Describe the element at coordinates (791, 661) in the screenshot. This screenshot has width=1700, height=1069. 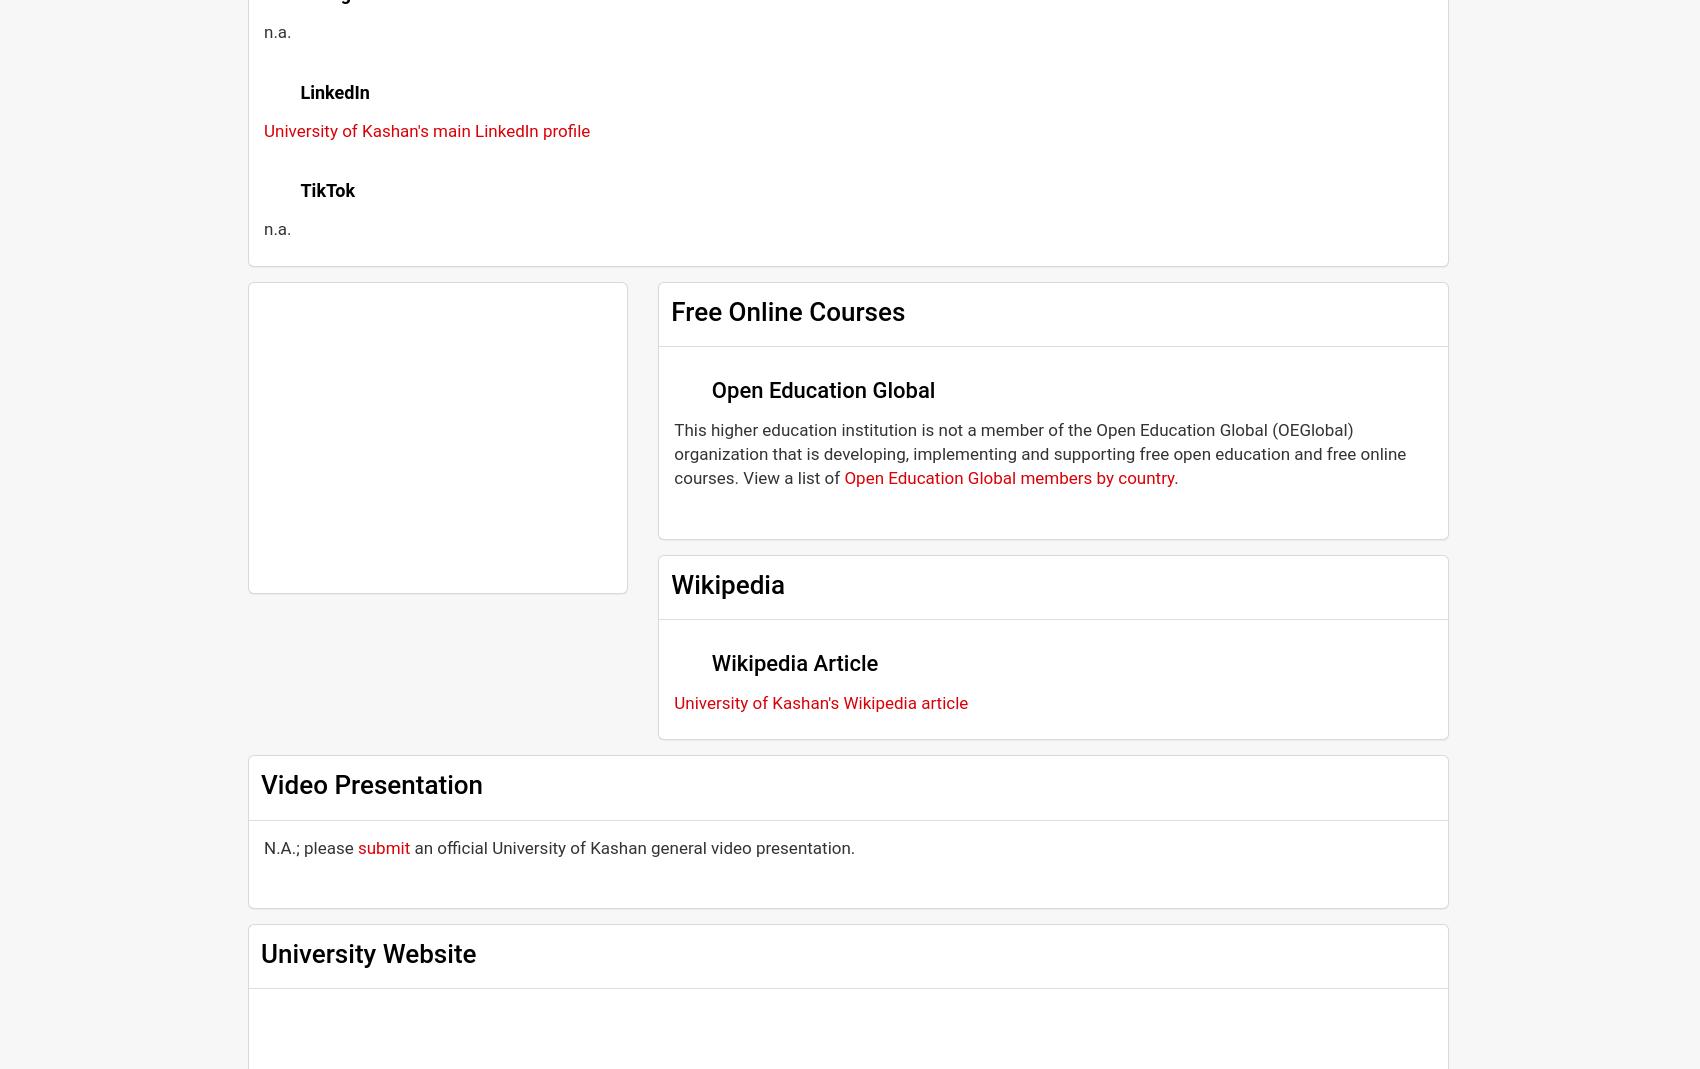
I see `'Wikipedia Article'` at that location.